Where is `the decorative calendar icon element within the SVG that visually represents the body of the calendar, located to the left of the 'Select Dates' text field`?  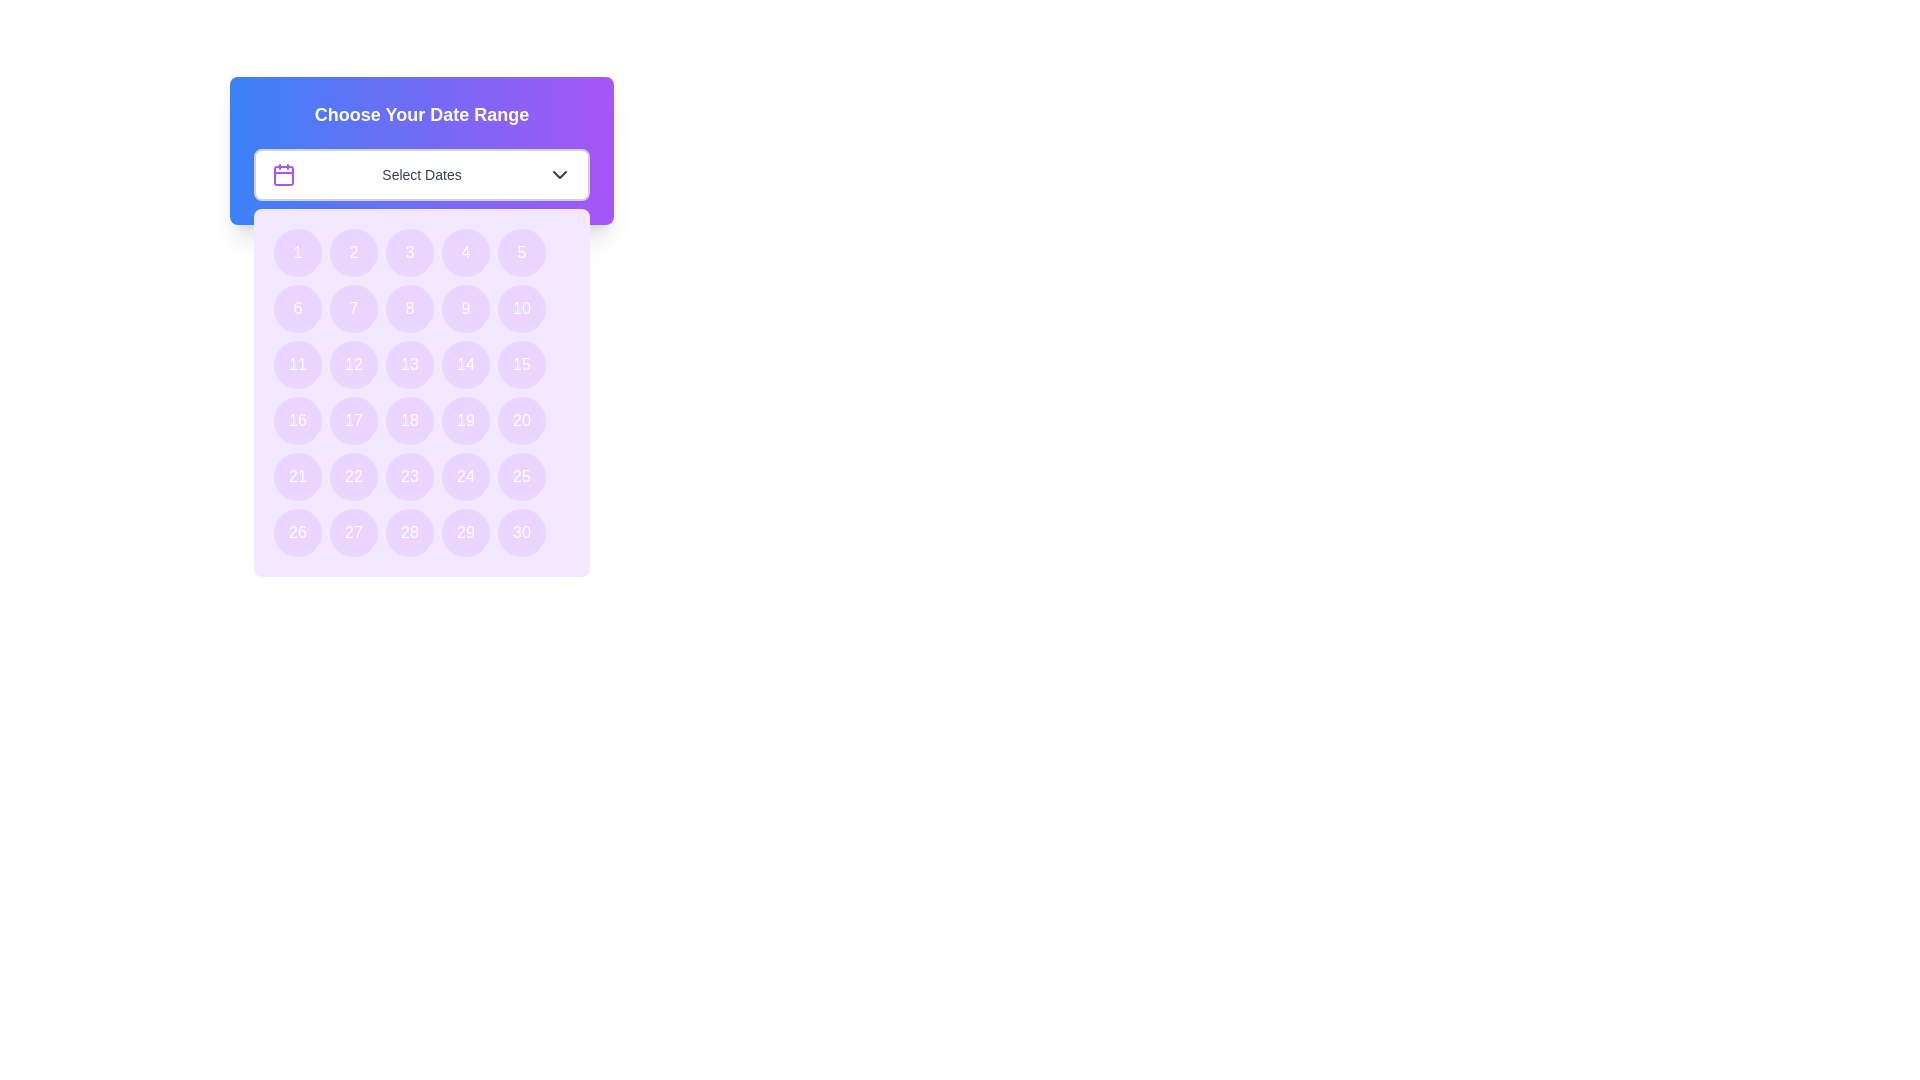 the decorative calendar icon element within the SVG that visually represents the body of the calendar, located to the left of the 'Select Dates' text field is located at coordinates (282, 175).